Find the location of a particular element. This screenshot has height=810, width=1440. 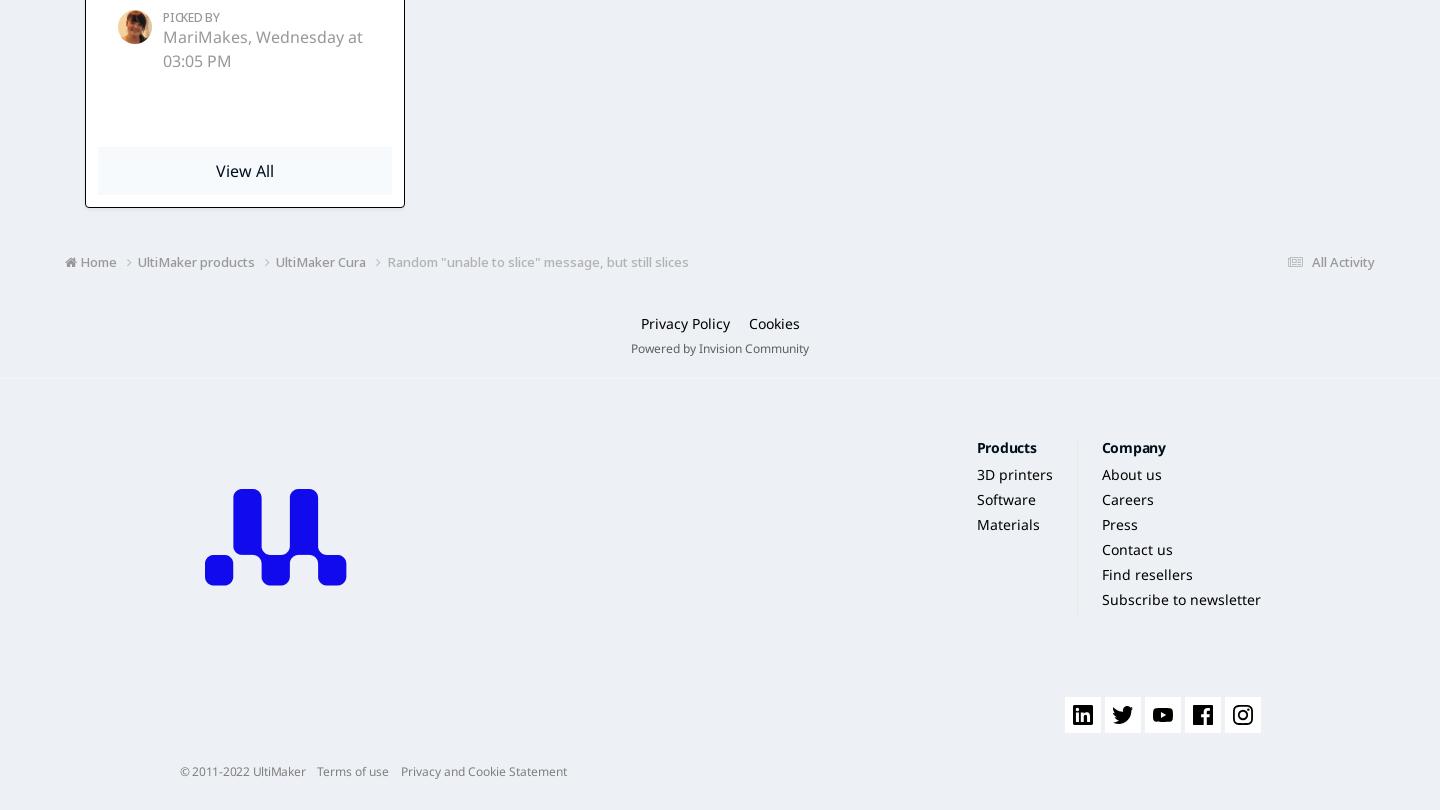

'Random "unable to slice" message, but still slices' is located at coordinates (536, 259).